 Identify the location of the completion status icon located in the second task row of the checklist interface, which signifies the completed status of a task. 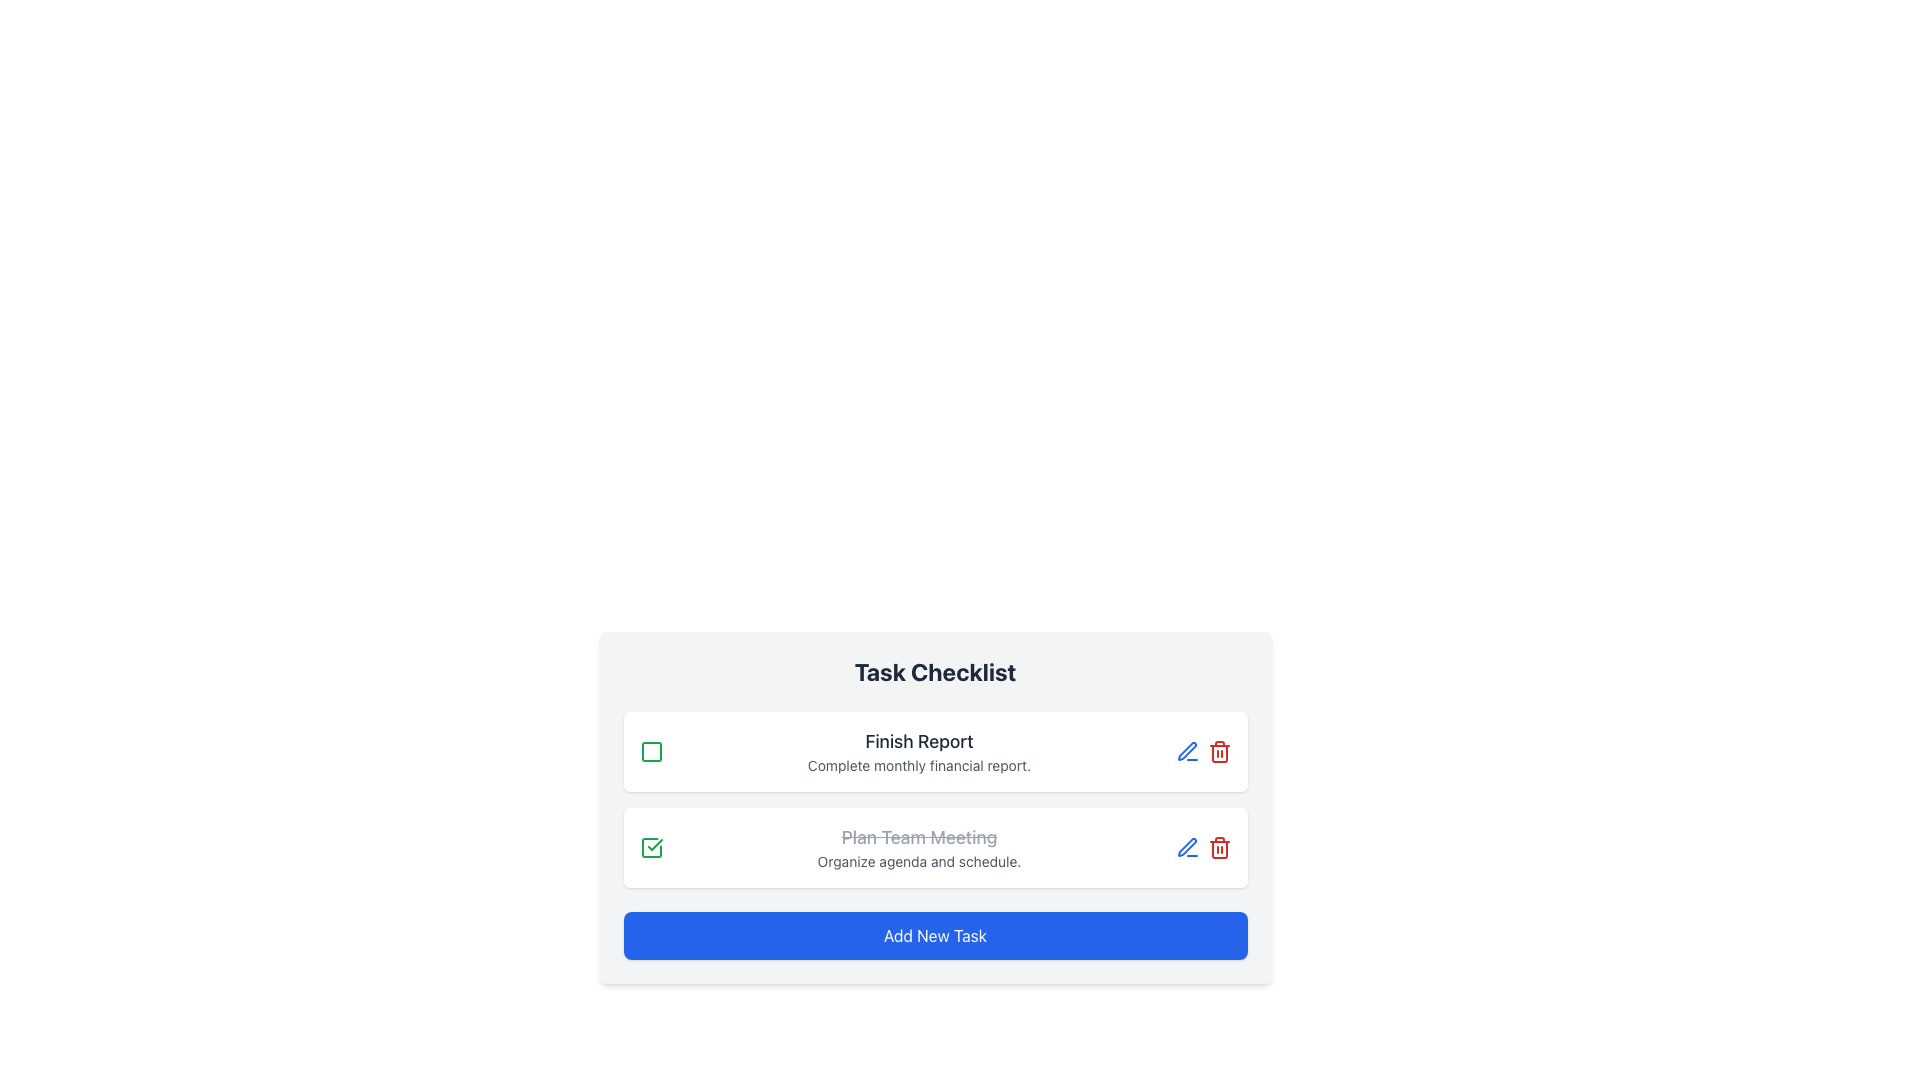
(654, 844).